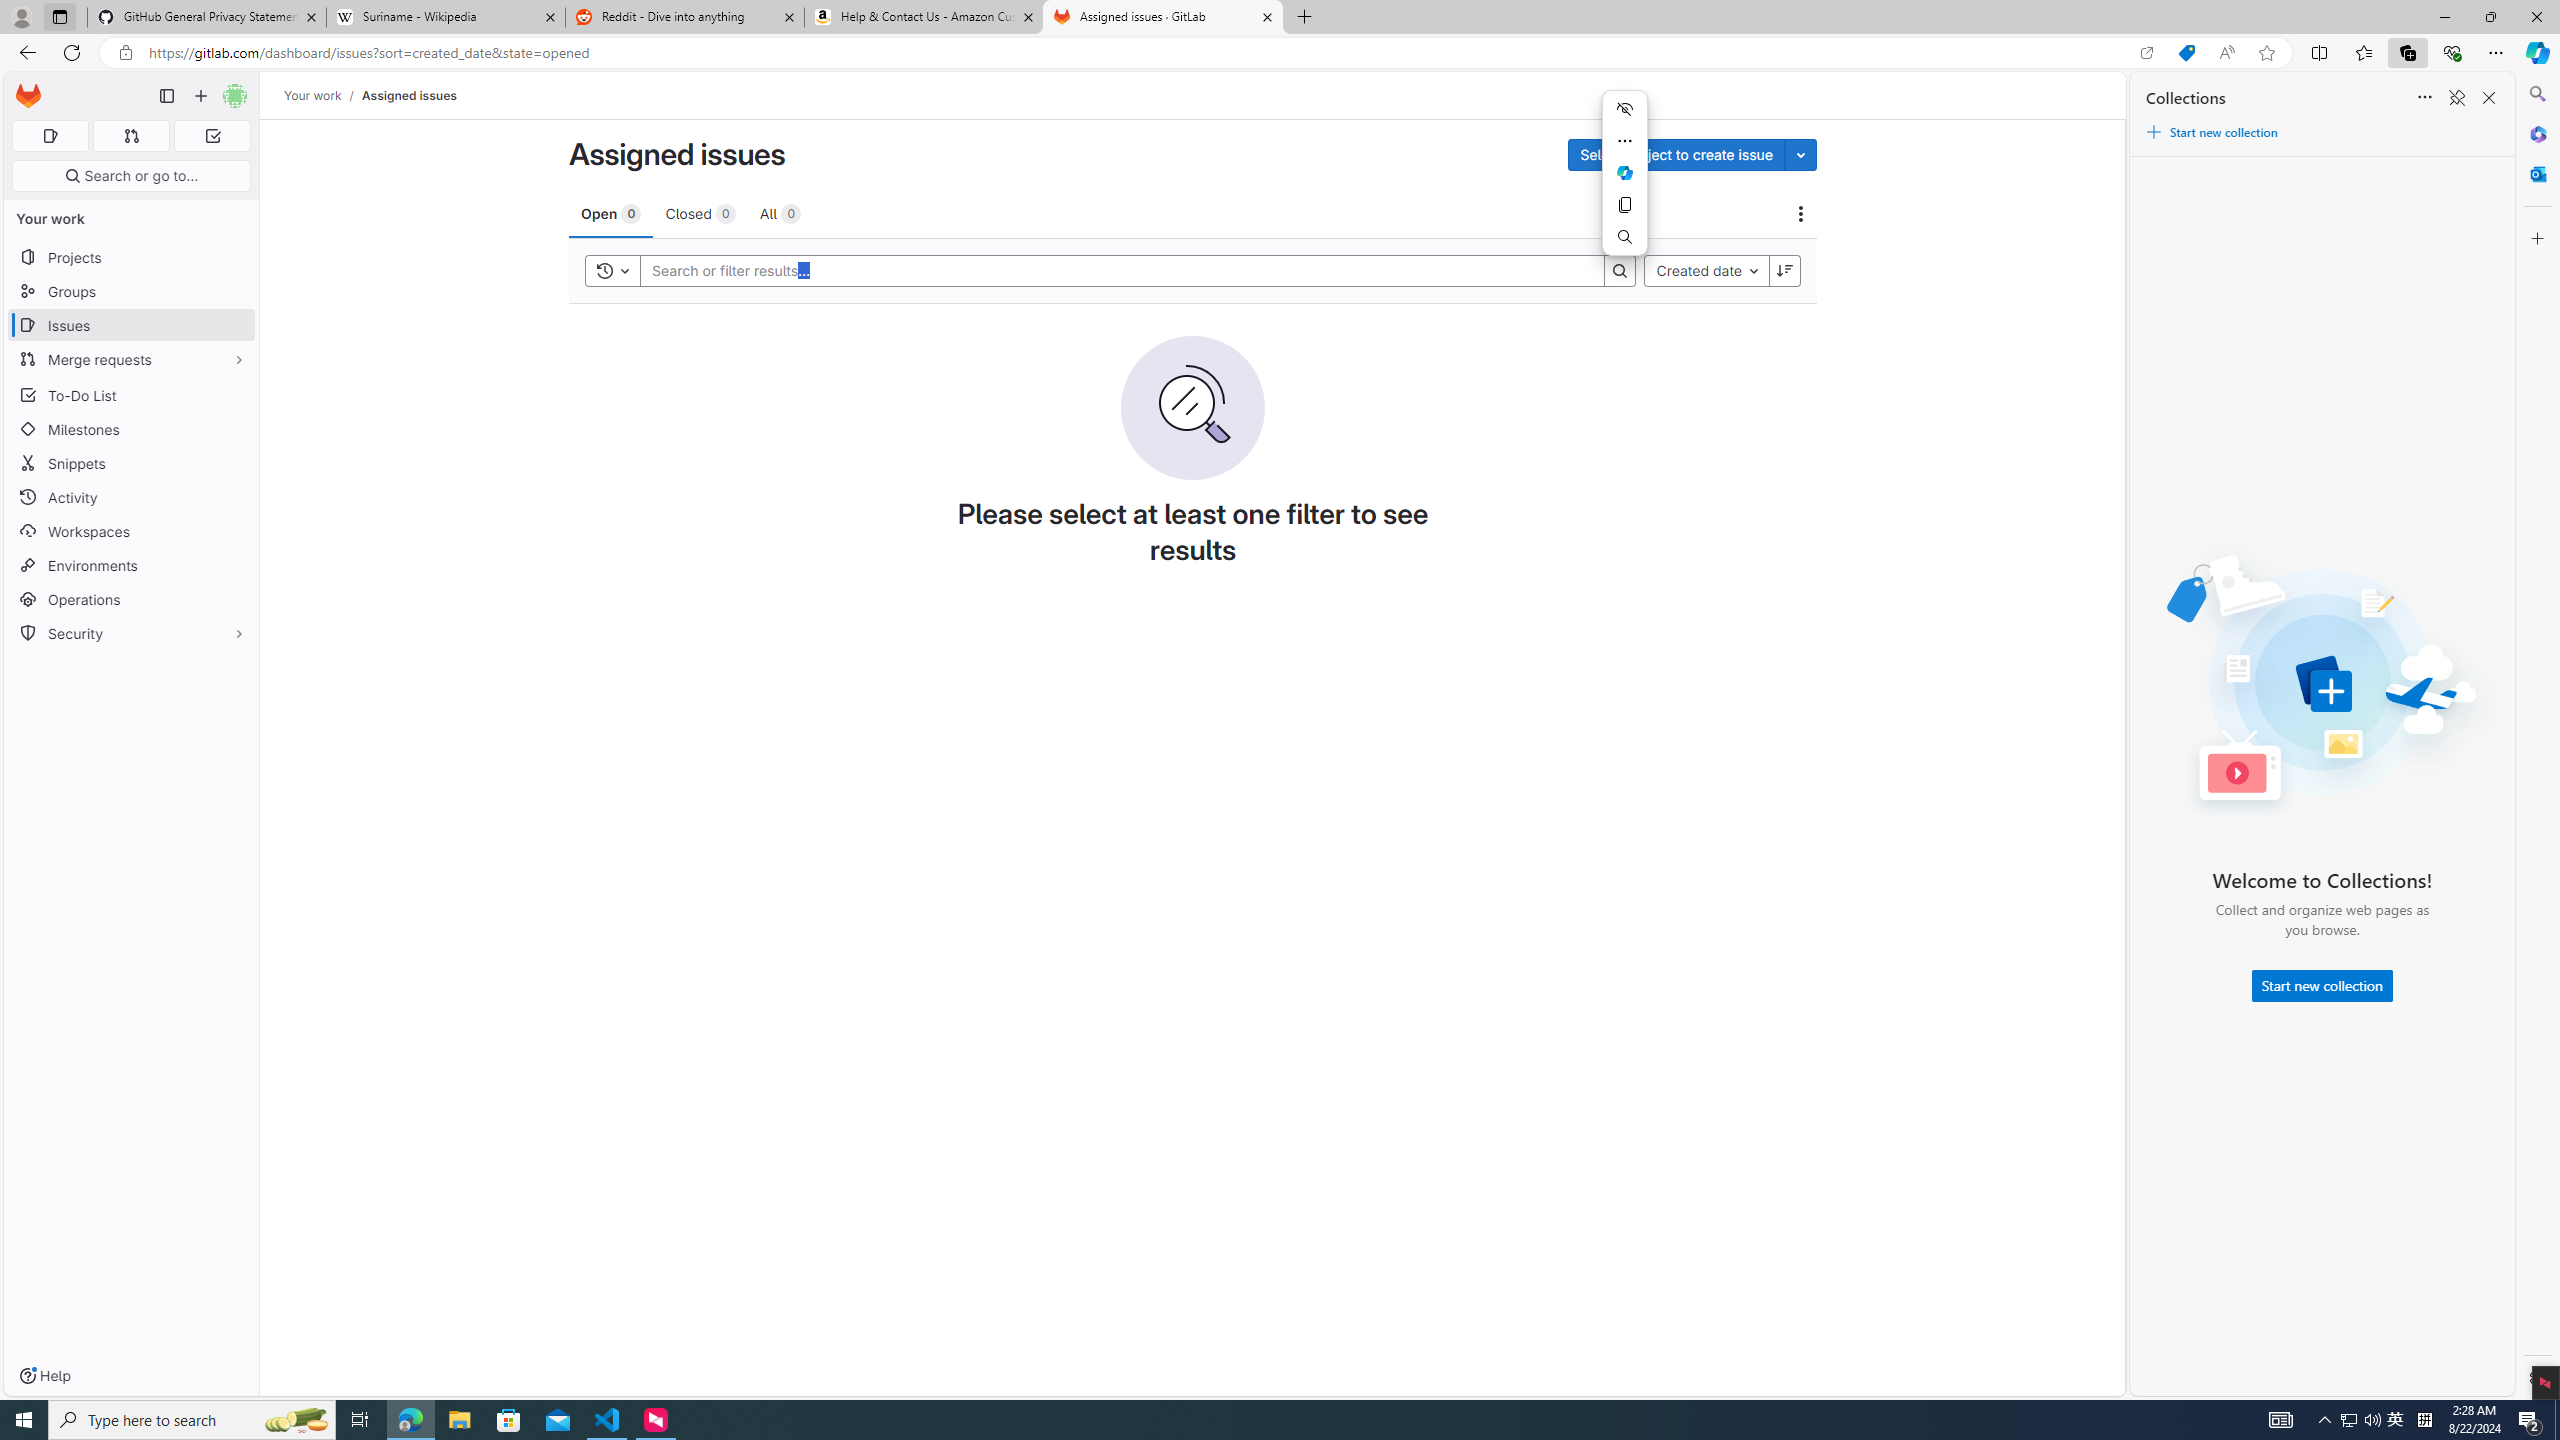 This screenshot has height=1440, width=2560. I want to click on 'Your work/', so click(322, 95).